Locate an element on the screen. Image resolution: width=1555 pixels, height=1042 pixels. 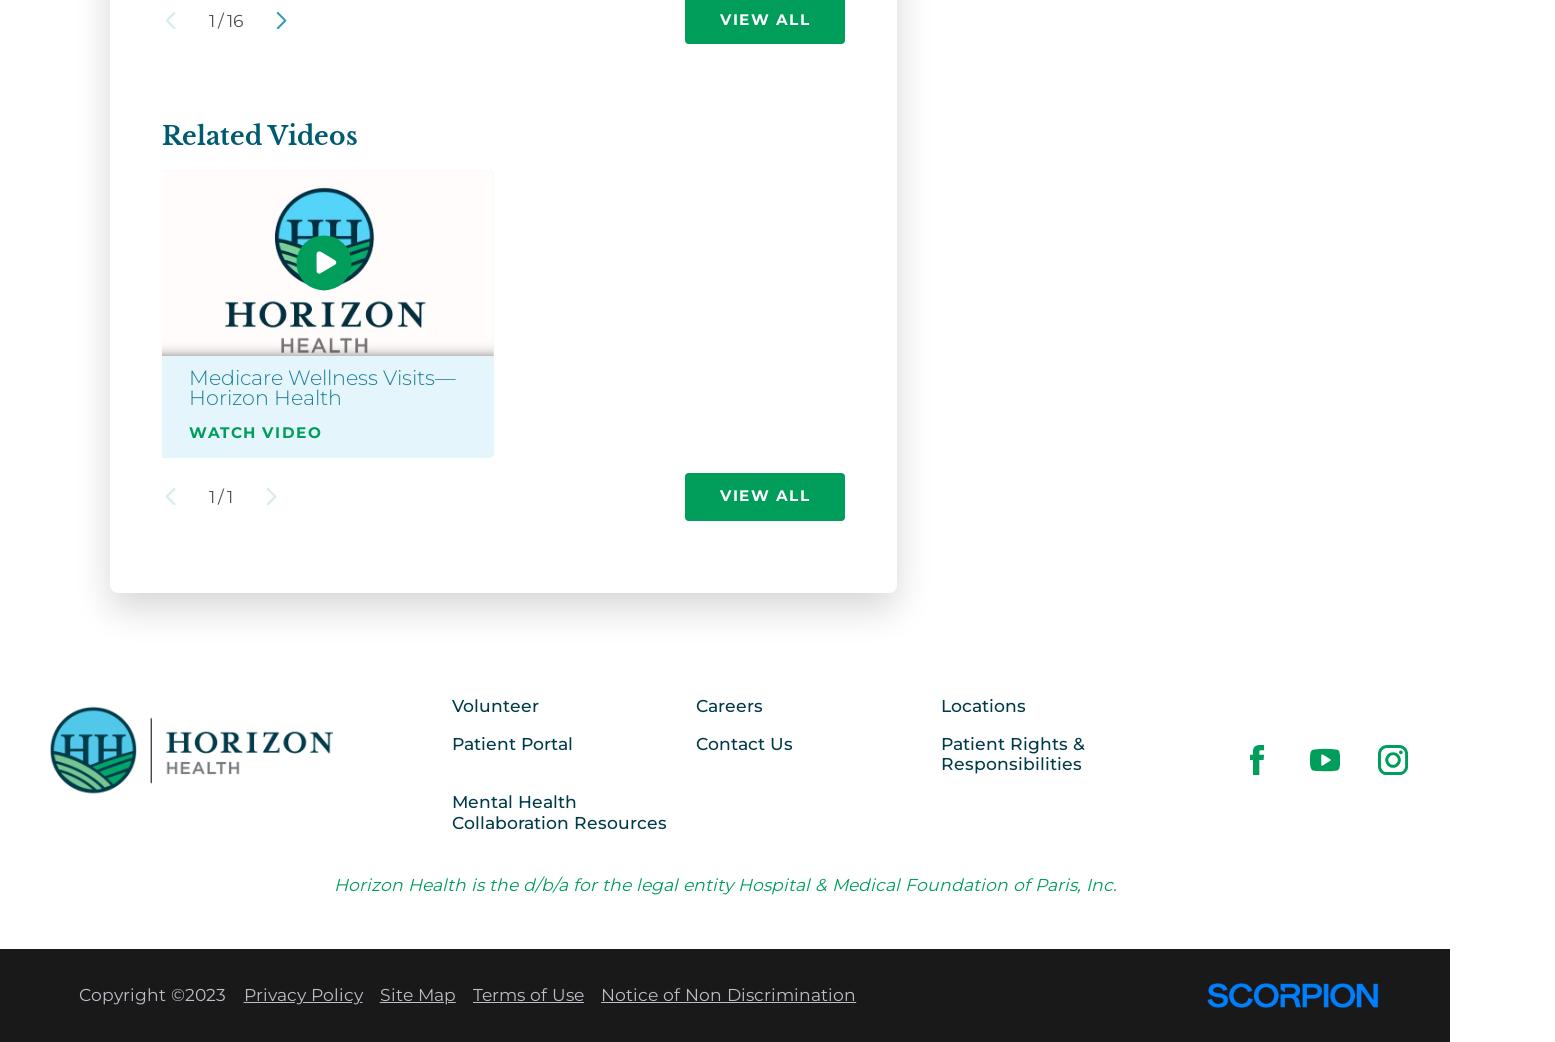
'Privacy Policy' is located at coordinates (301, 994).